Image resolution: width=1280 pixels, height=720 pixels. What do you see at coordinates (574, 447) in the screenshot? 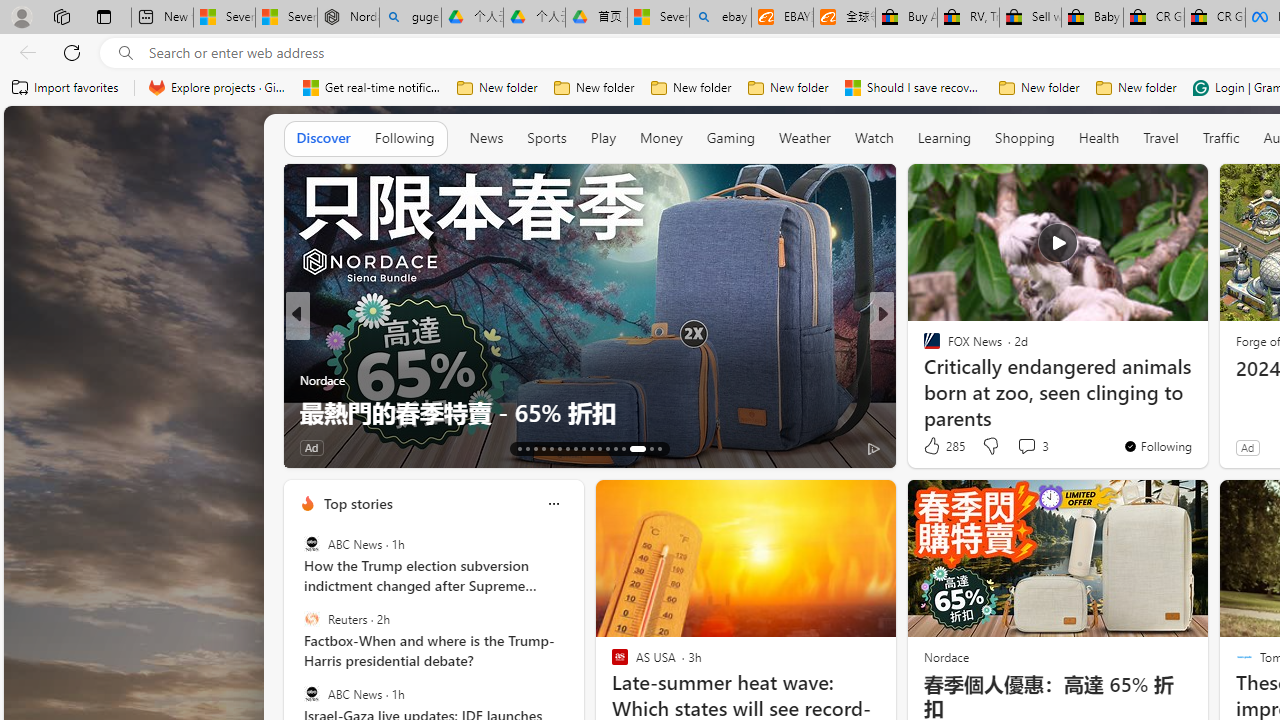
I see `'AutomationID: tab-20'` at bounding box center [574, 447].